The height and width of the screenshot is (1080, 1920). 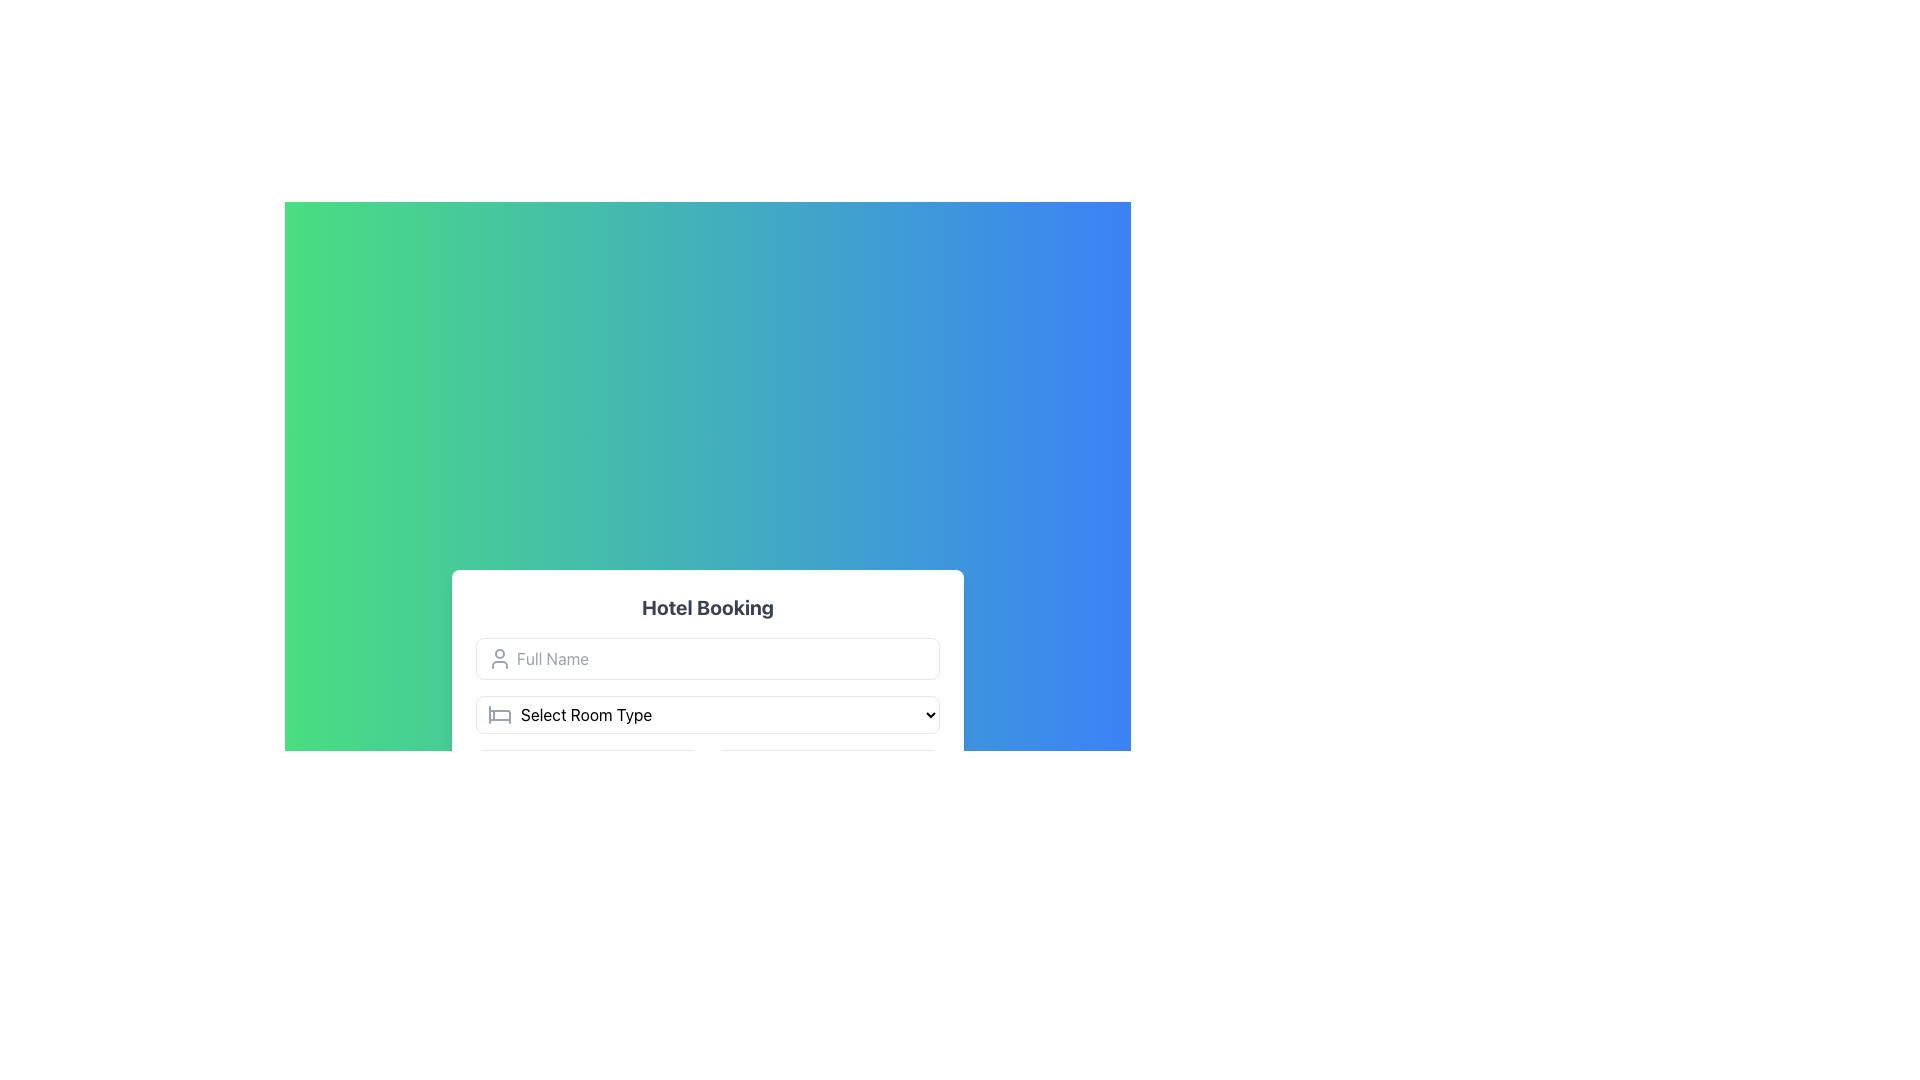 I want to click on the 'Select Room Type' dropdown menu in the 'Hotel Booking' form, so click(x=708, y=741).